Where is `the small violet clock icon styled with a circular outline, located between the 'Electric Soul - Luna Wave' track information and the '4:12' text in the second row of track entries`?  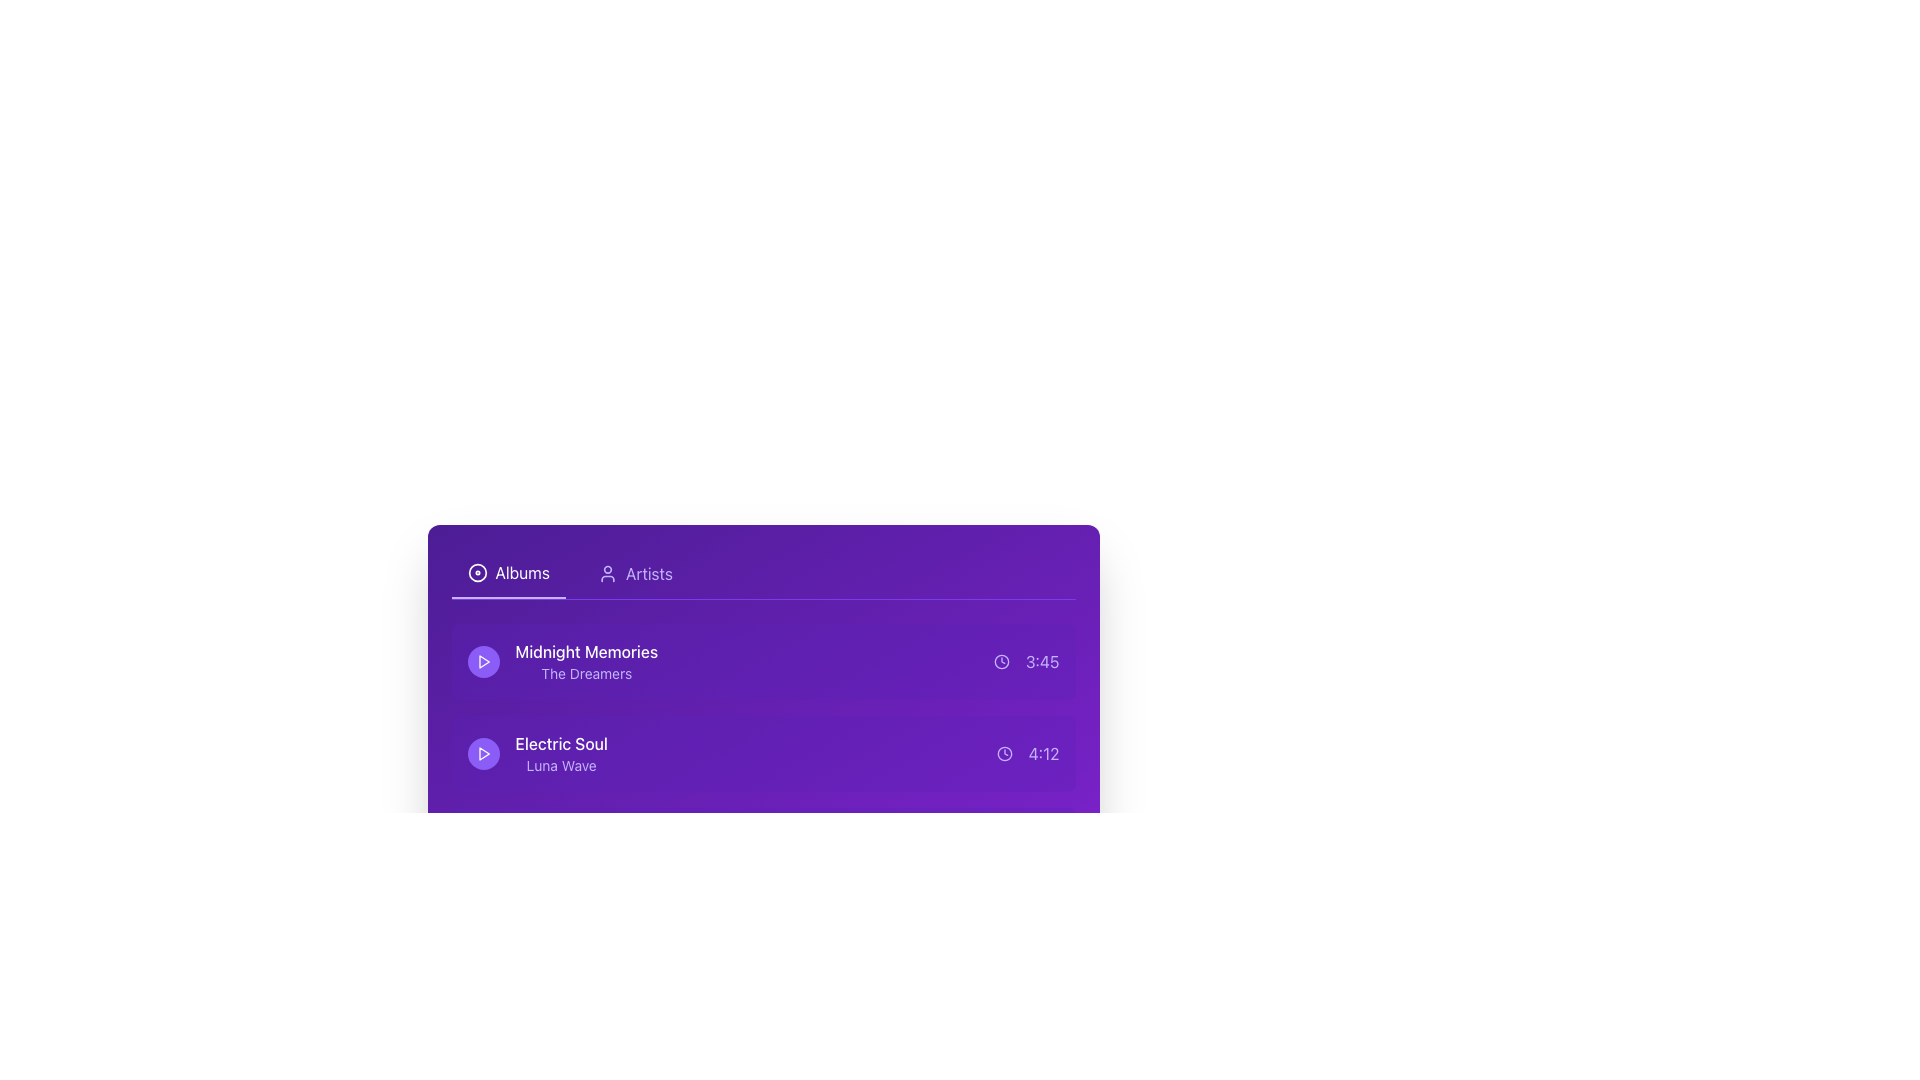 the small violet clock icon styled with a circular outline, located between the 'Electric Soul - Luna Wave' track information and the '4:12' text in the second row of track entries is located at coordinates (1004, 753).